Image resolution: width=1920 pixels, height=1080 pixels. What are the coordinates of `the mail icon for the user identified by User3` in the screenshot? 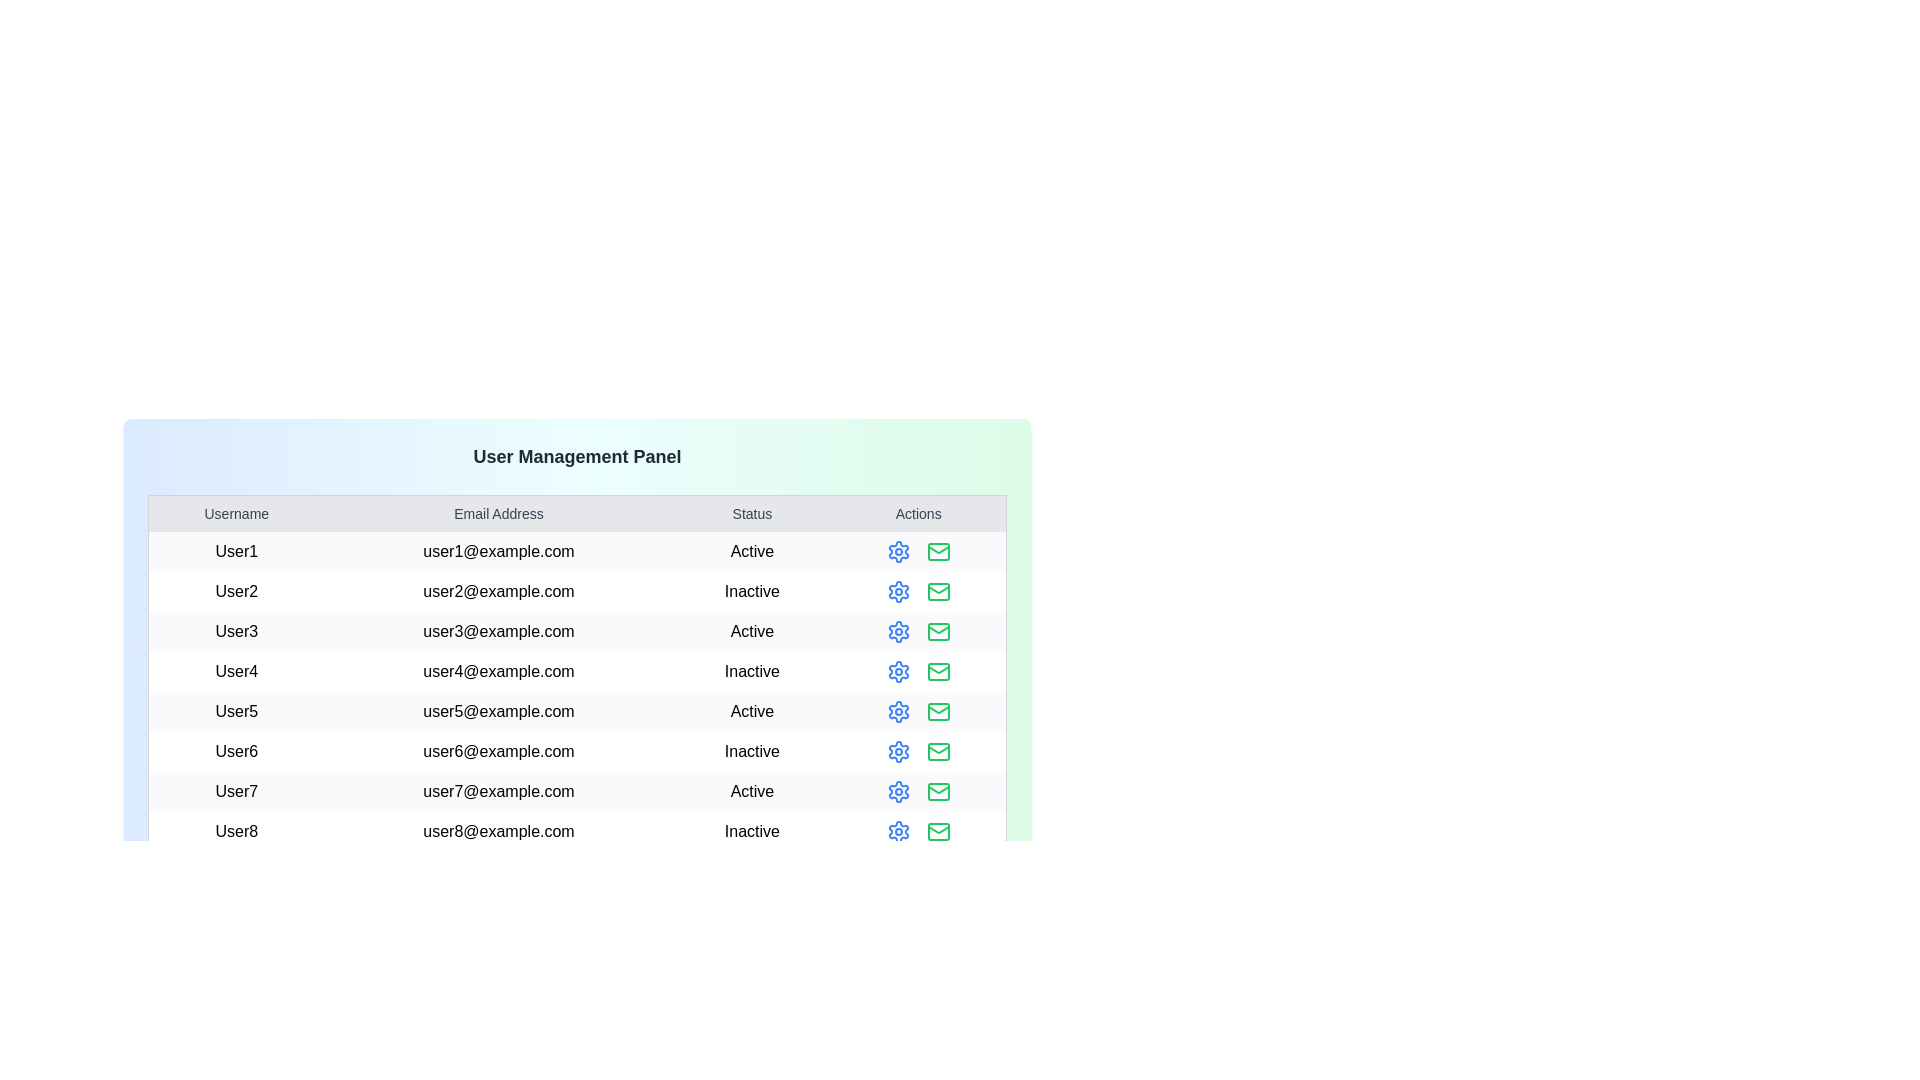 It's located at (937, 632).